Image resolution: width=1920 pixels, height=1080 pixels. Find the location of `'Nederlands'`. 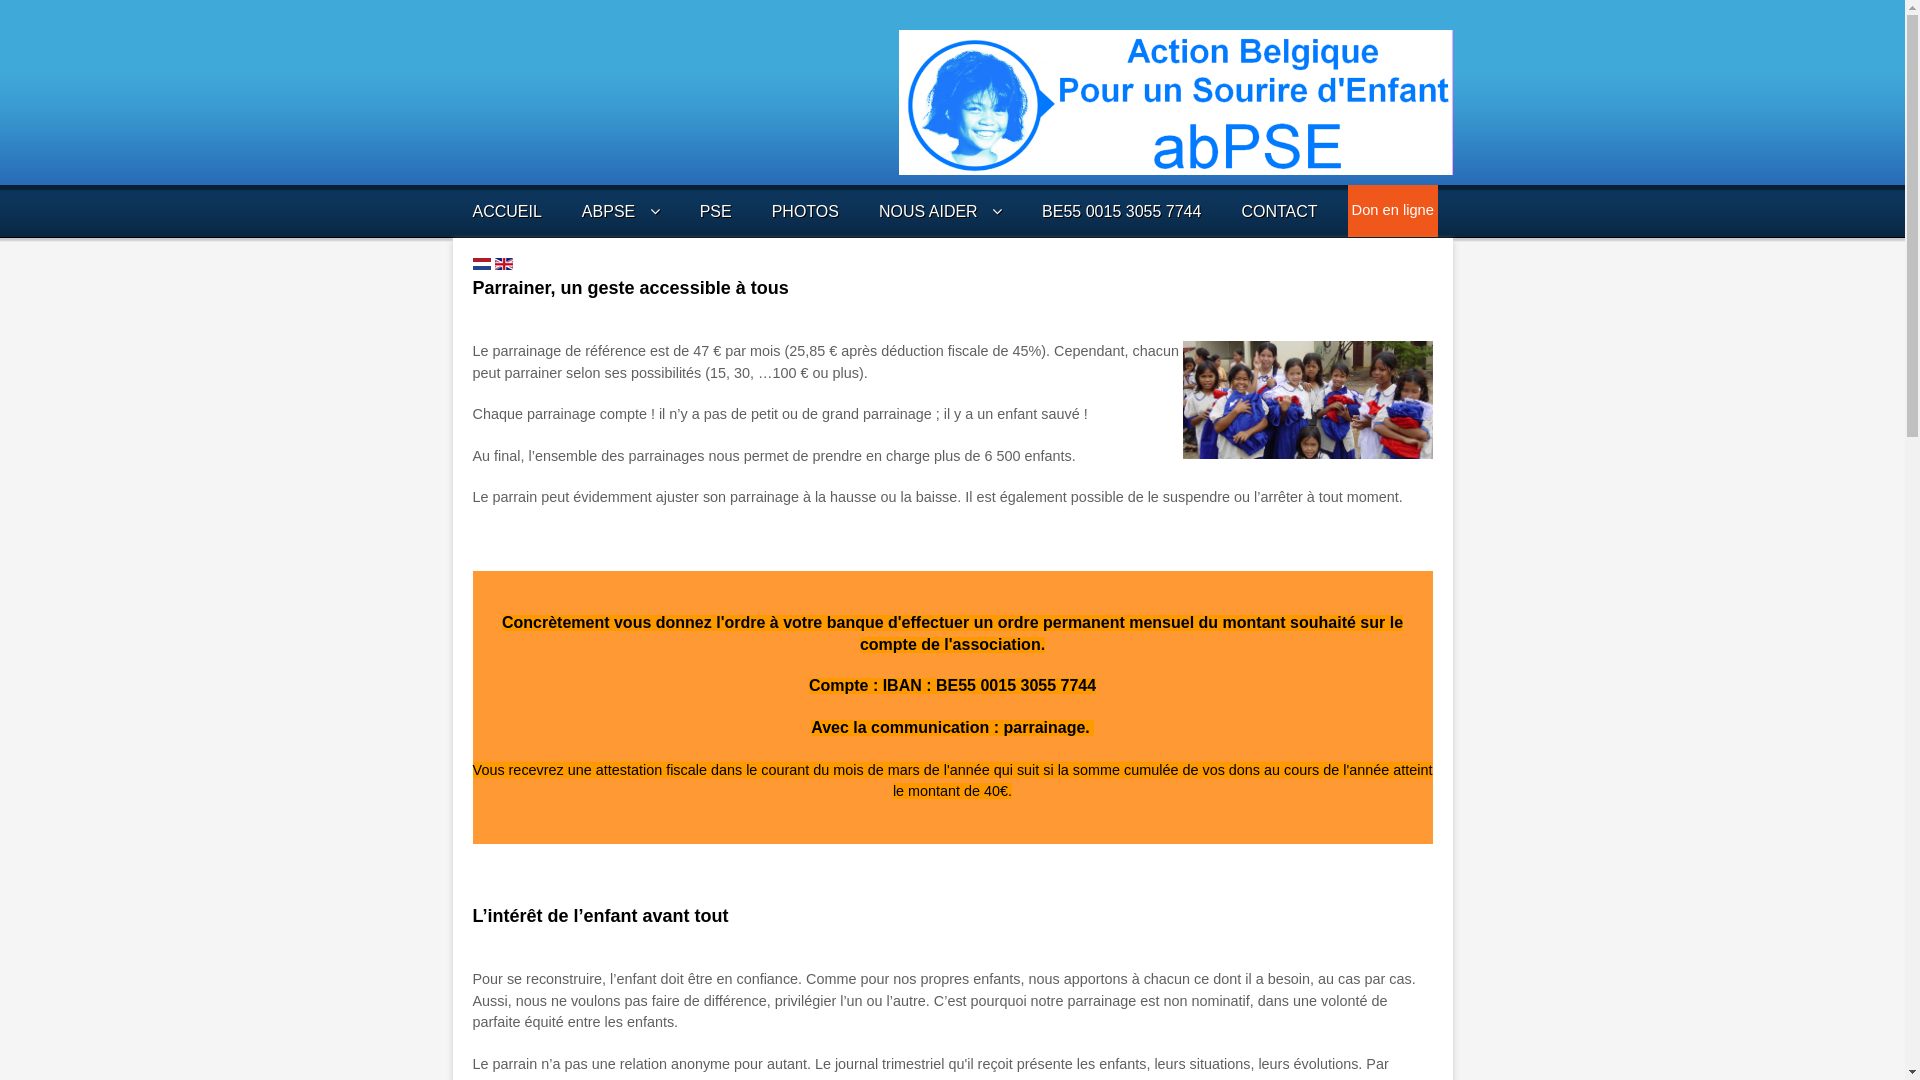

'Nederlands' is located at coordinates (480, 262).